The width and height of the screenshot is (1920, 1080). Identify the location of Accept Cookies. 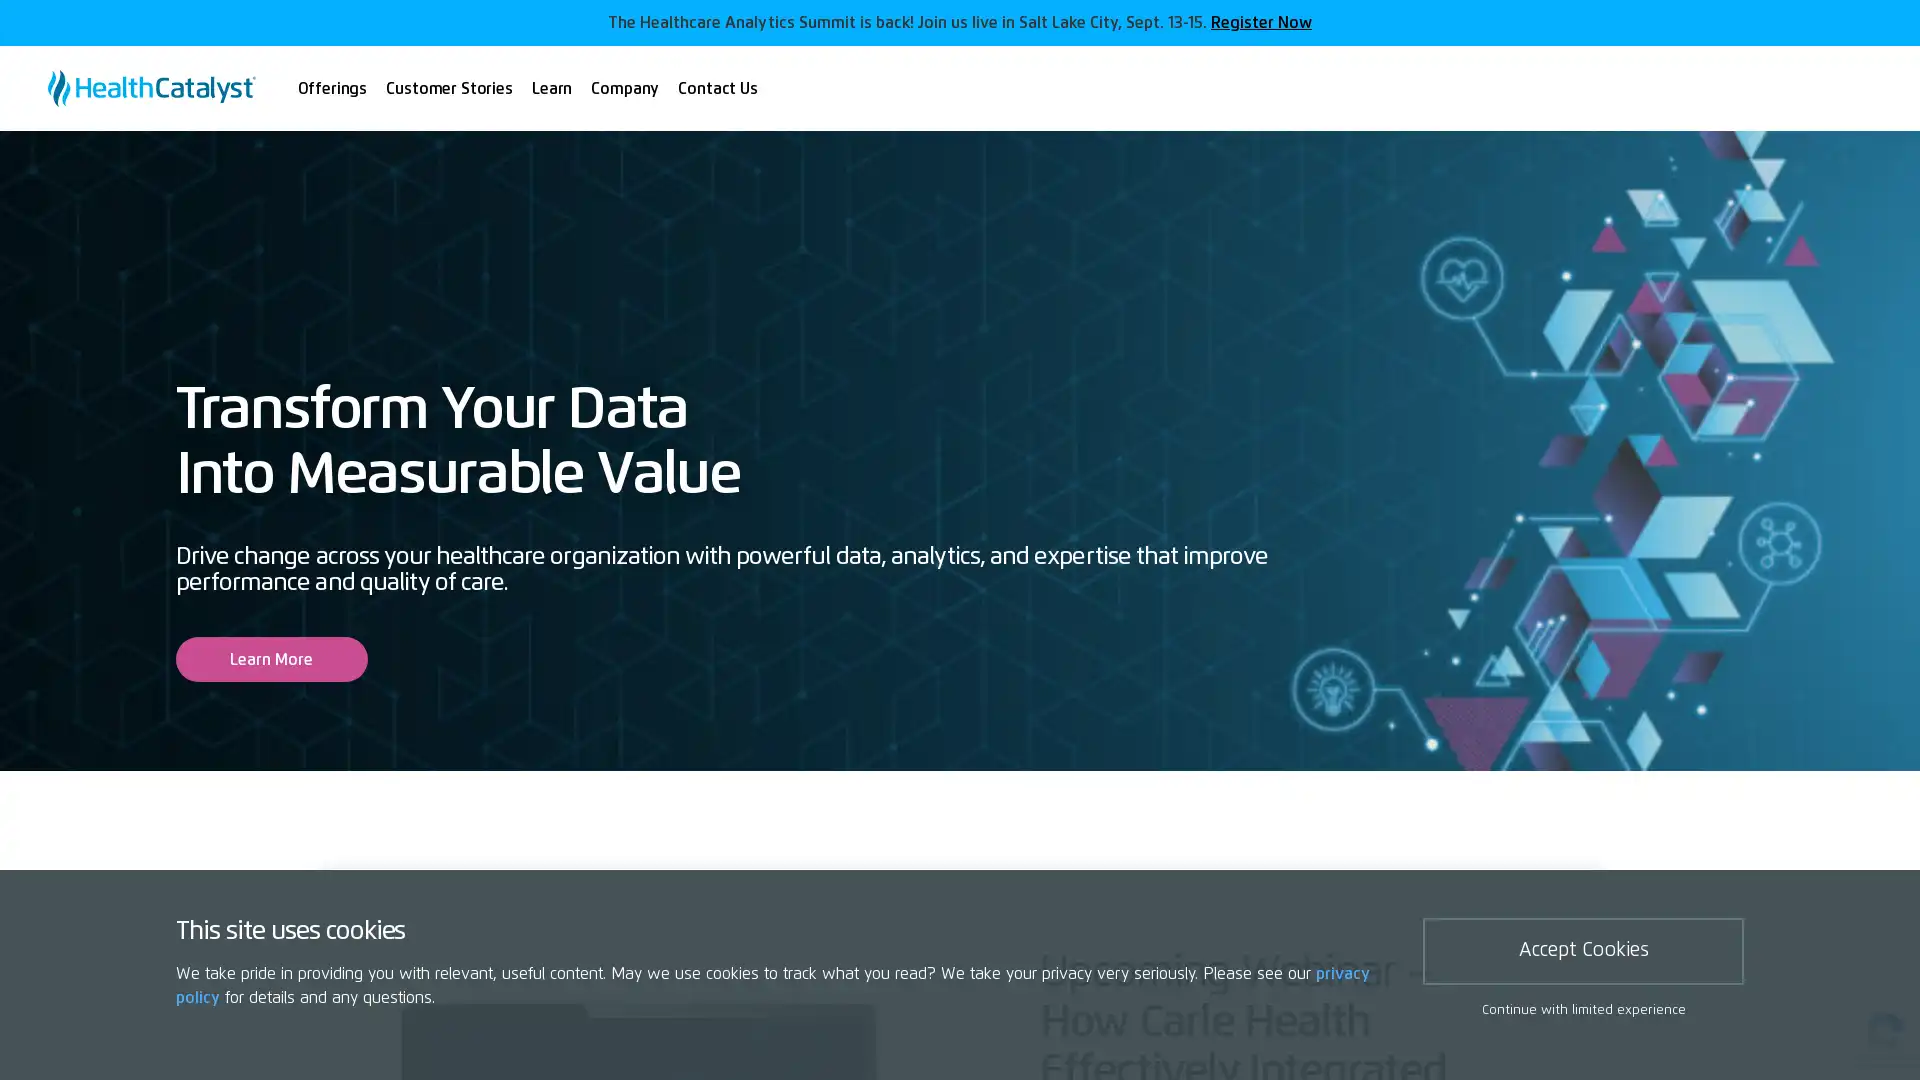
(1582, 950).